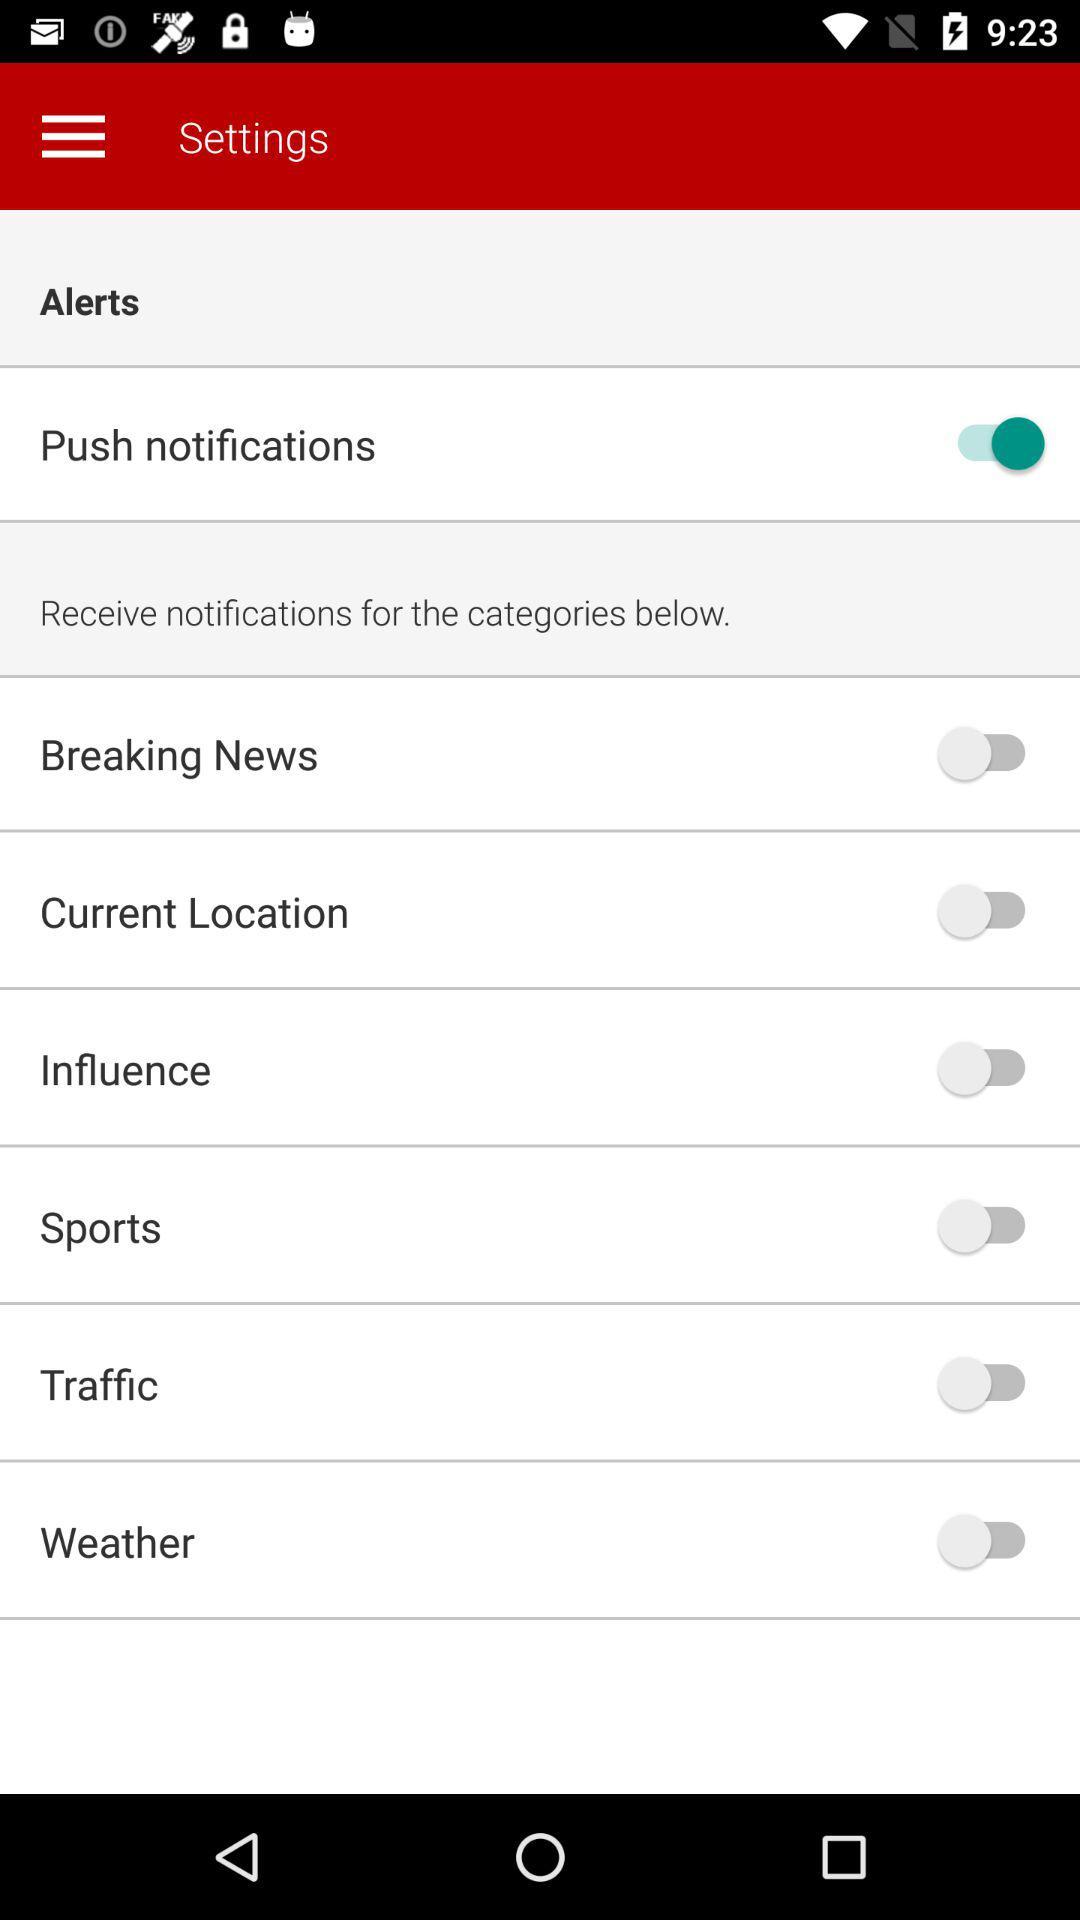 The width and height of the screenshot is (1080, 1920). I want to click on notifications for breaking news, so click(991, 752).